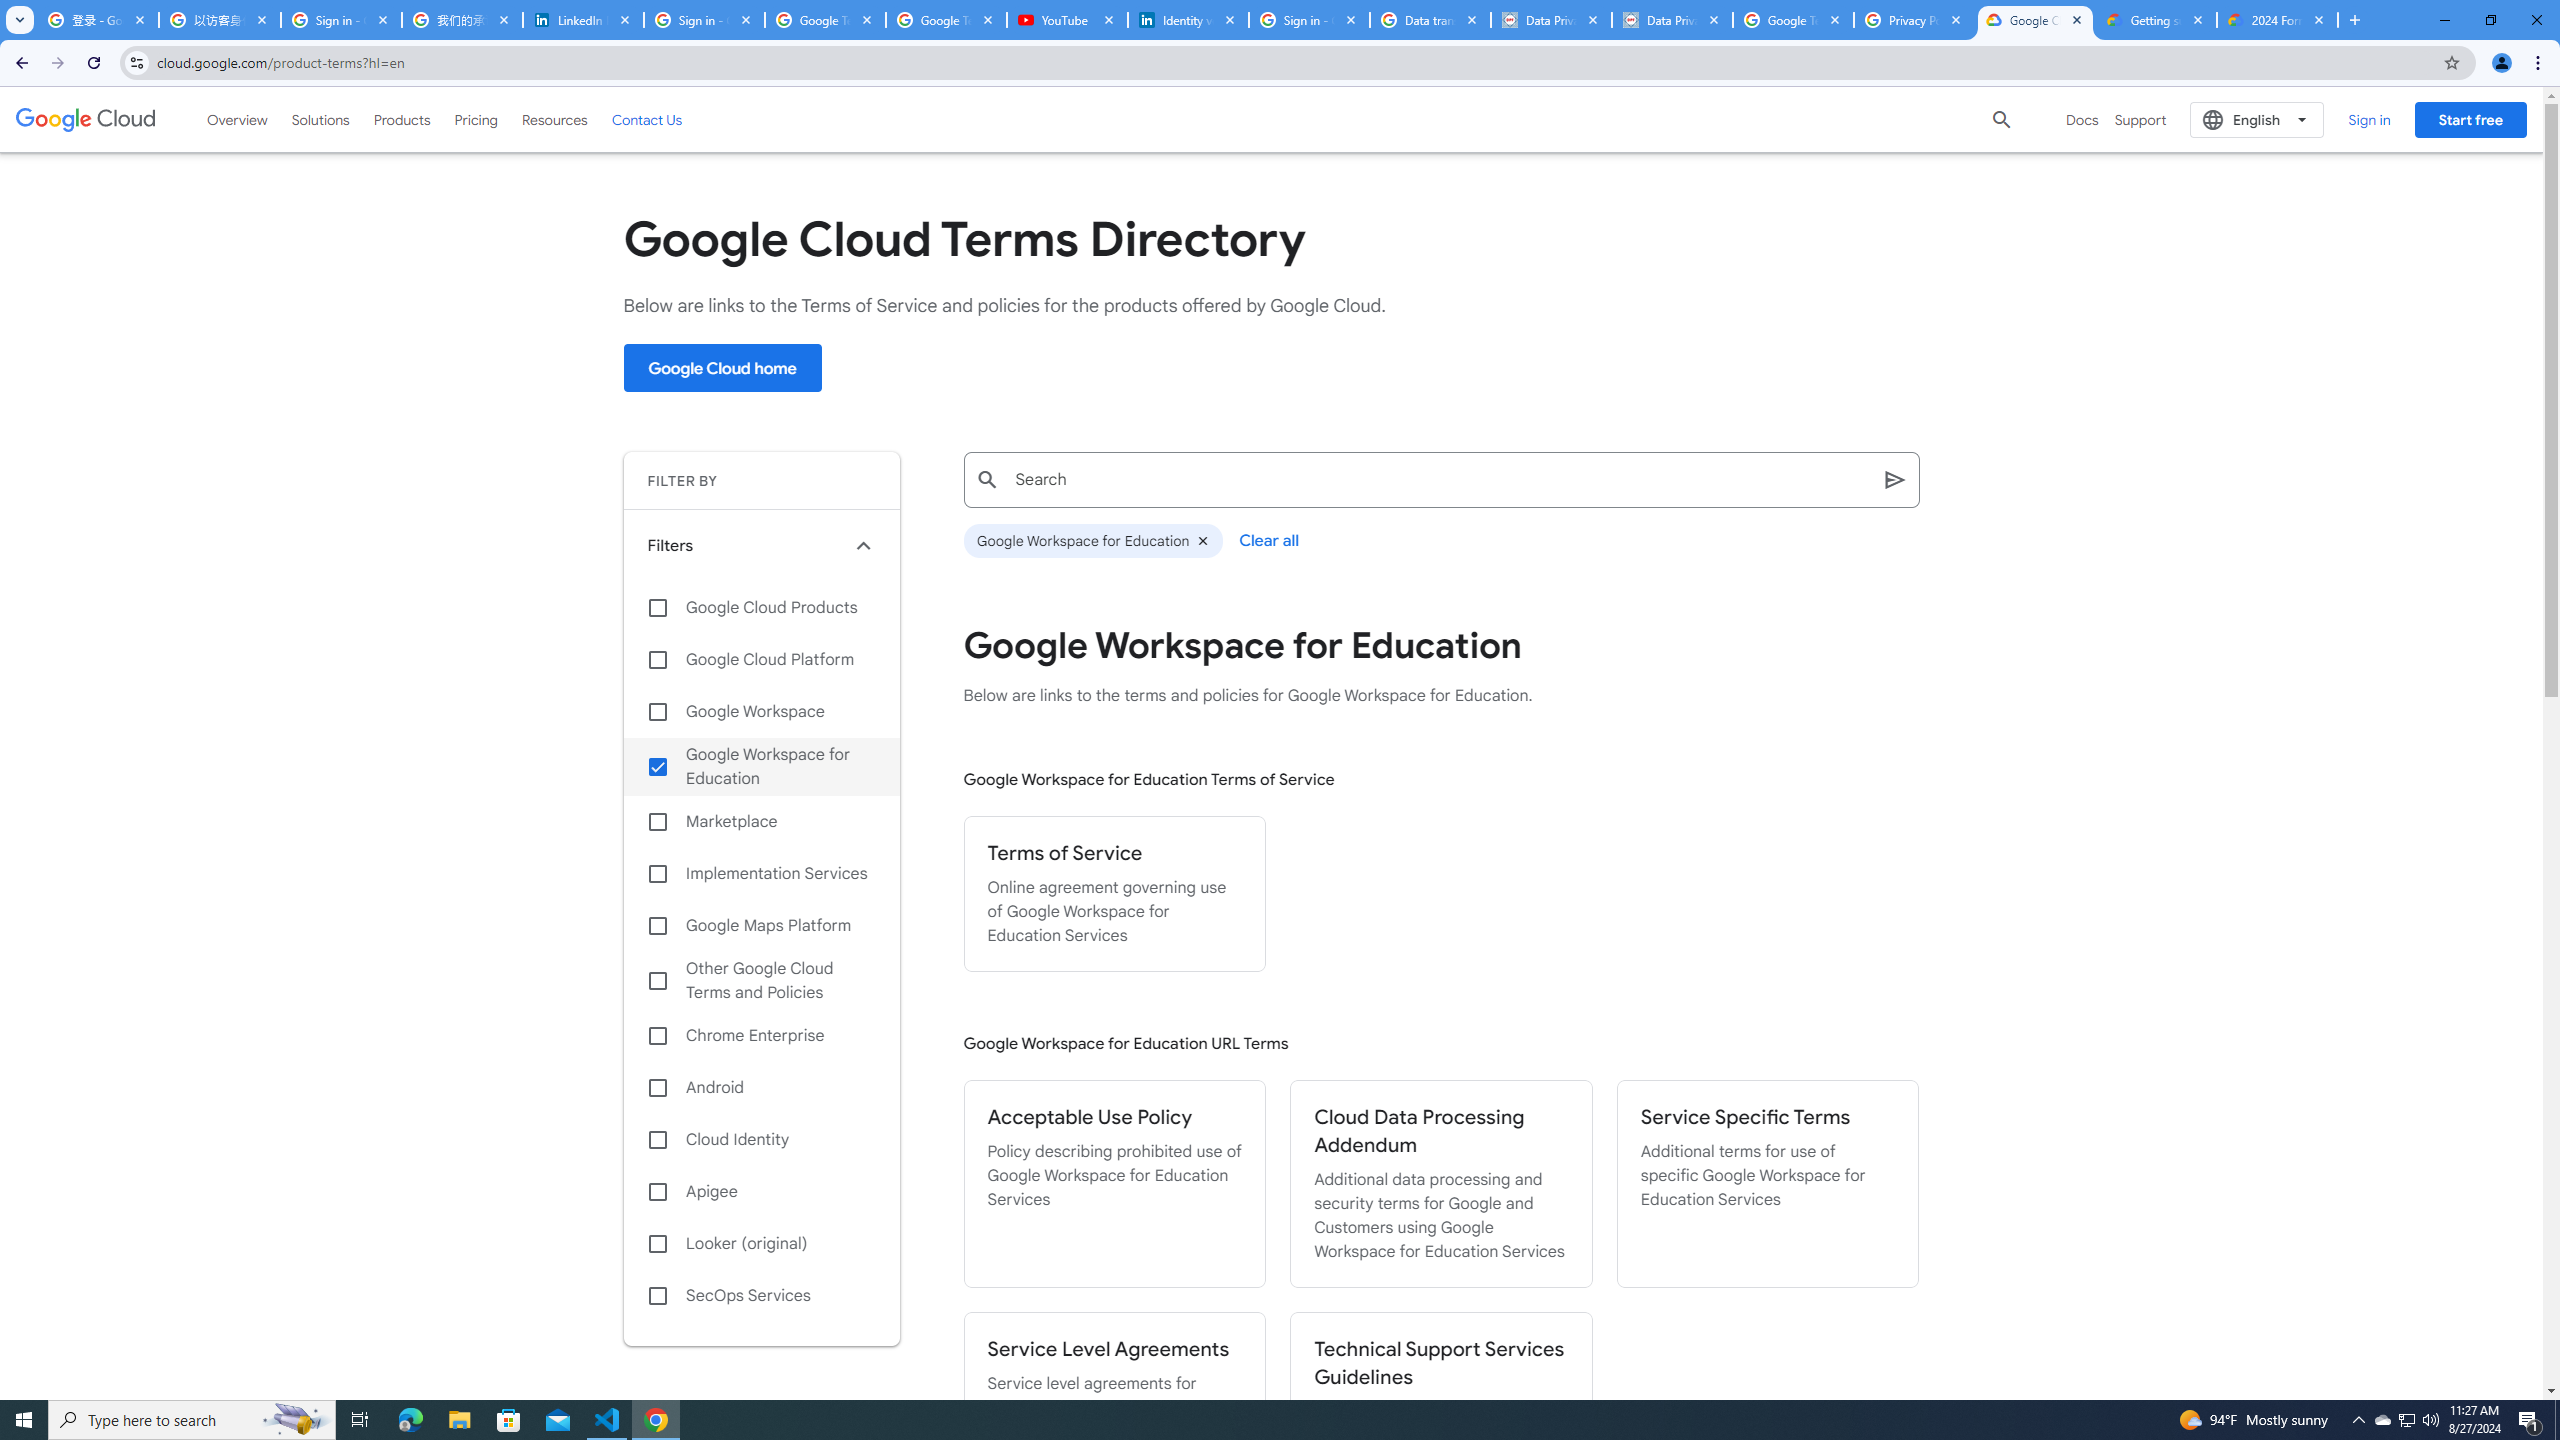 The height and width of the screenshot is (1440, 2560). I want to click on 'Google Maps Platform', so click(761, 924).